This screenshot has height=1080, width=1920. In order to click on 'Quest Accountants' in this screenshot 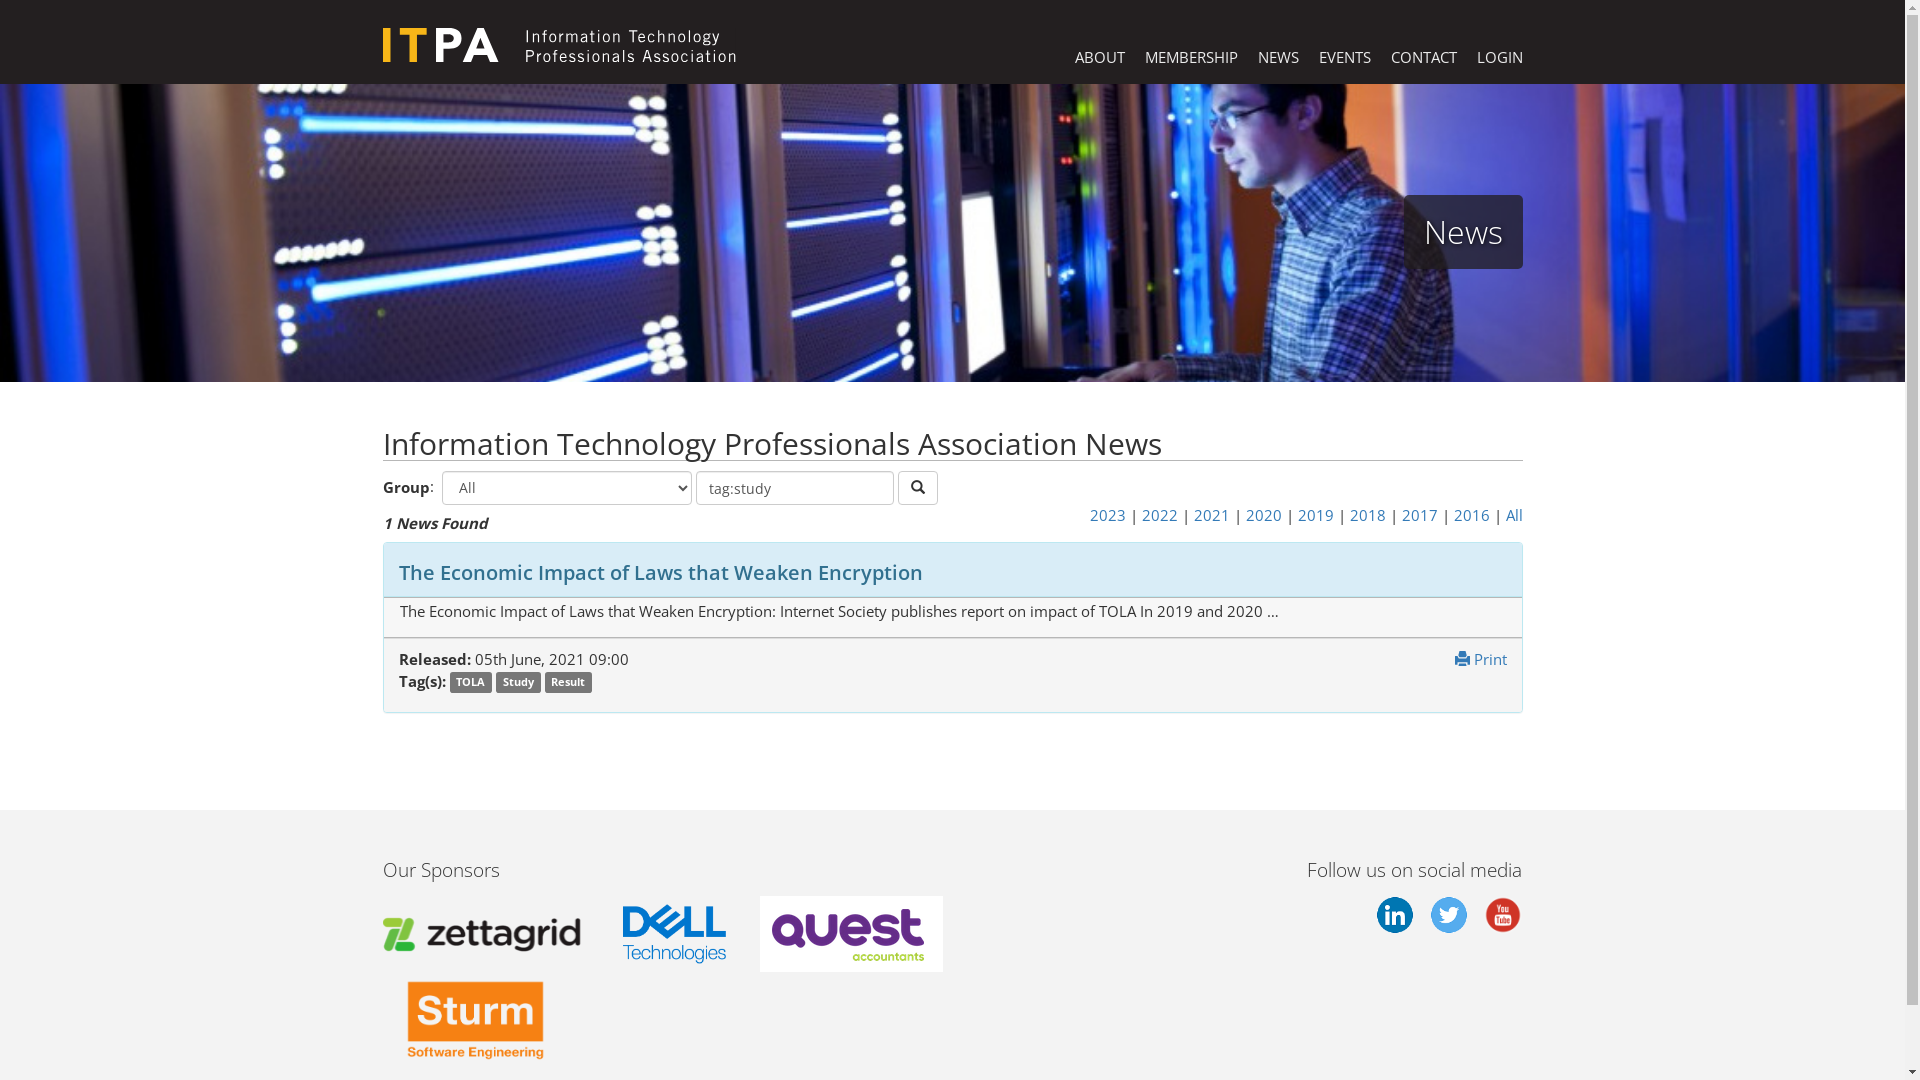, I will do `click(851, 932)`.